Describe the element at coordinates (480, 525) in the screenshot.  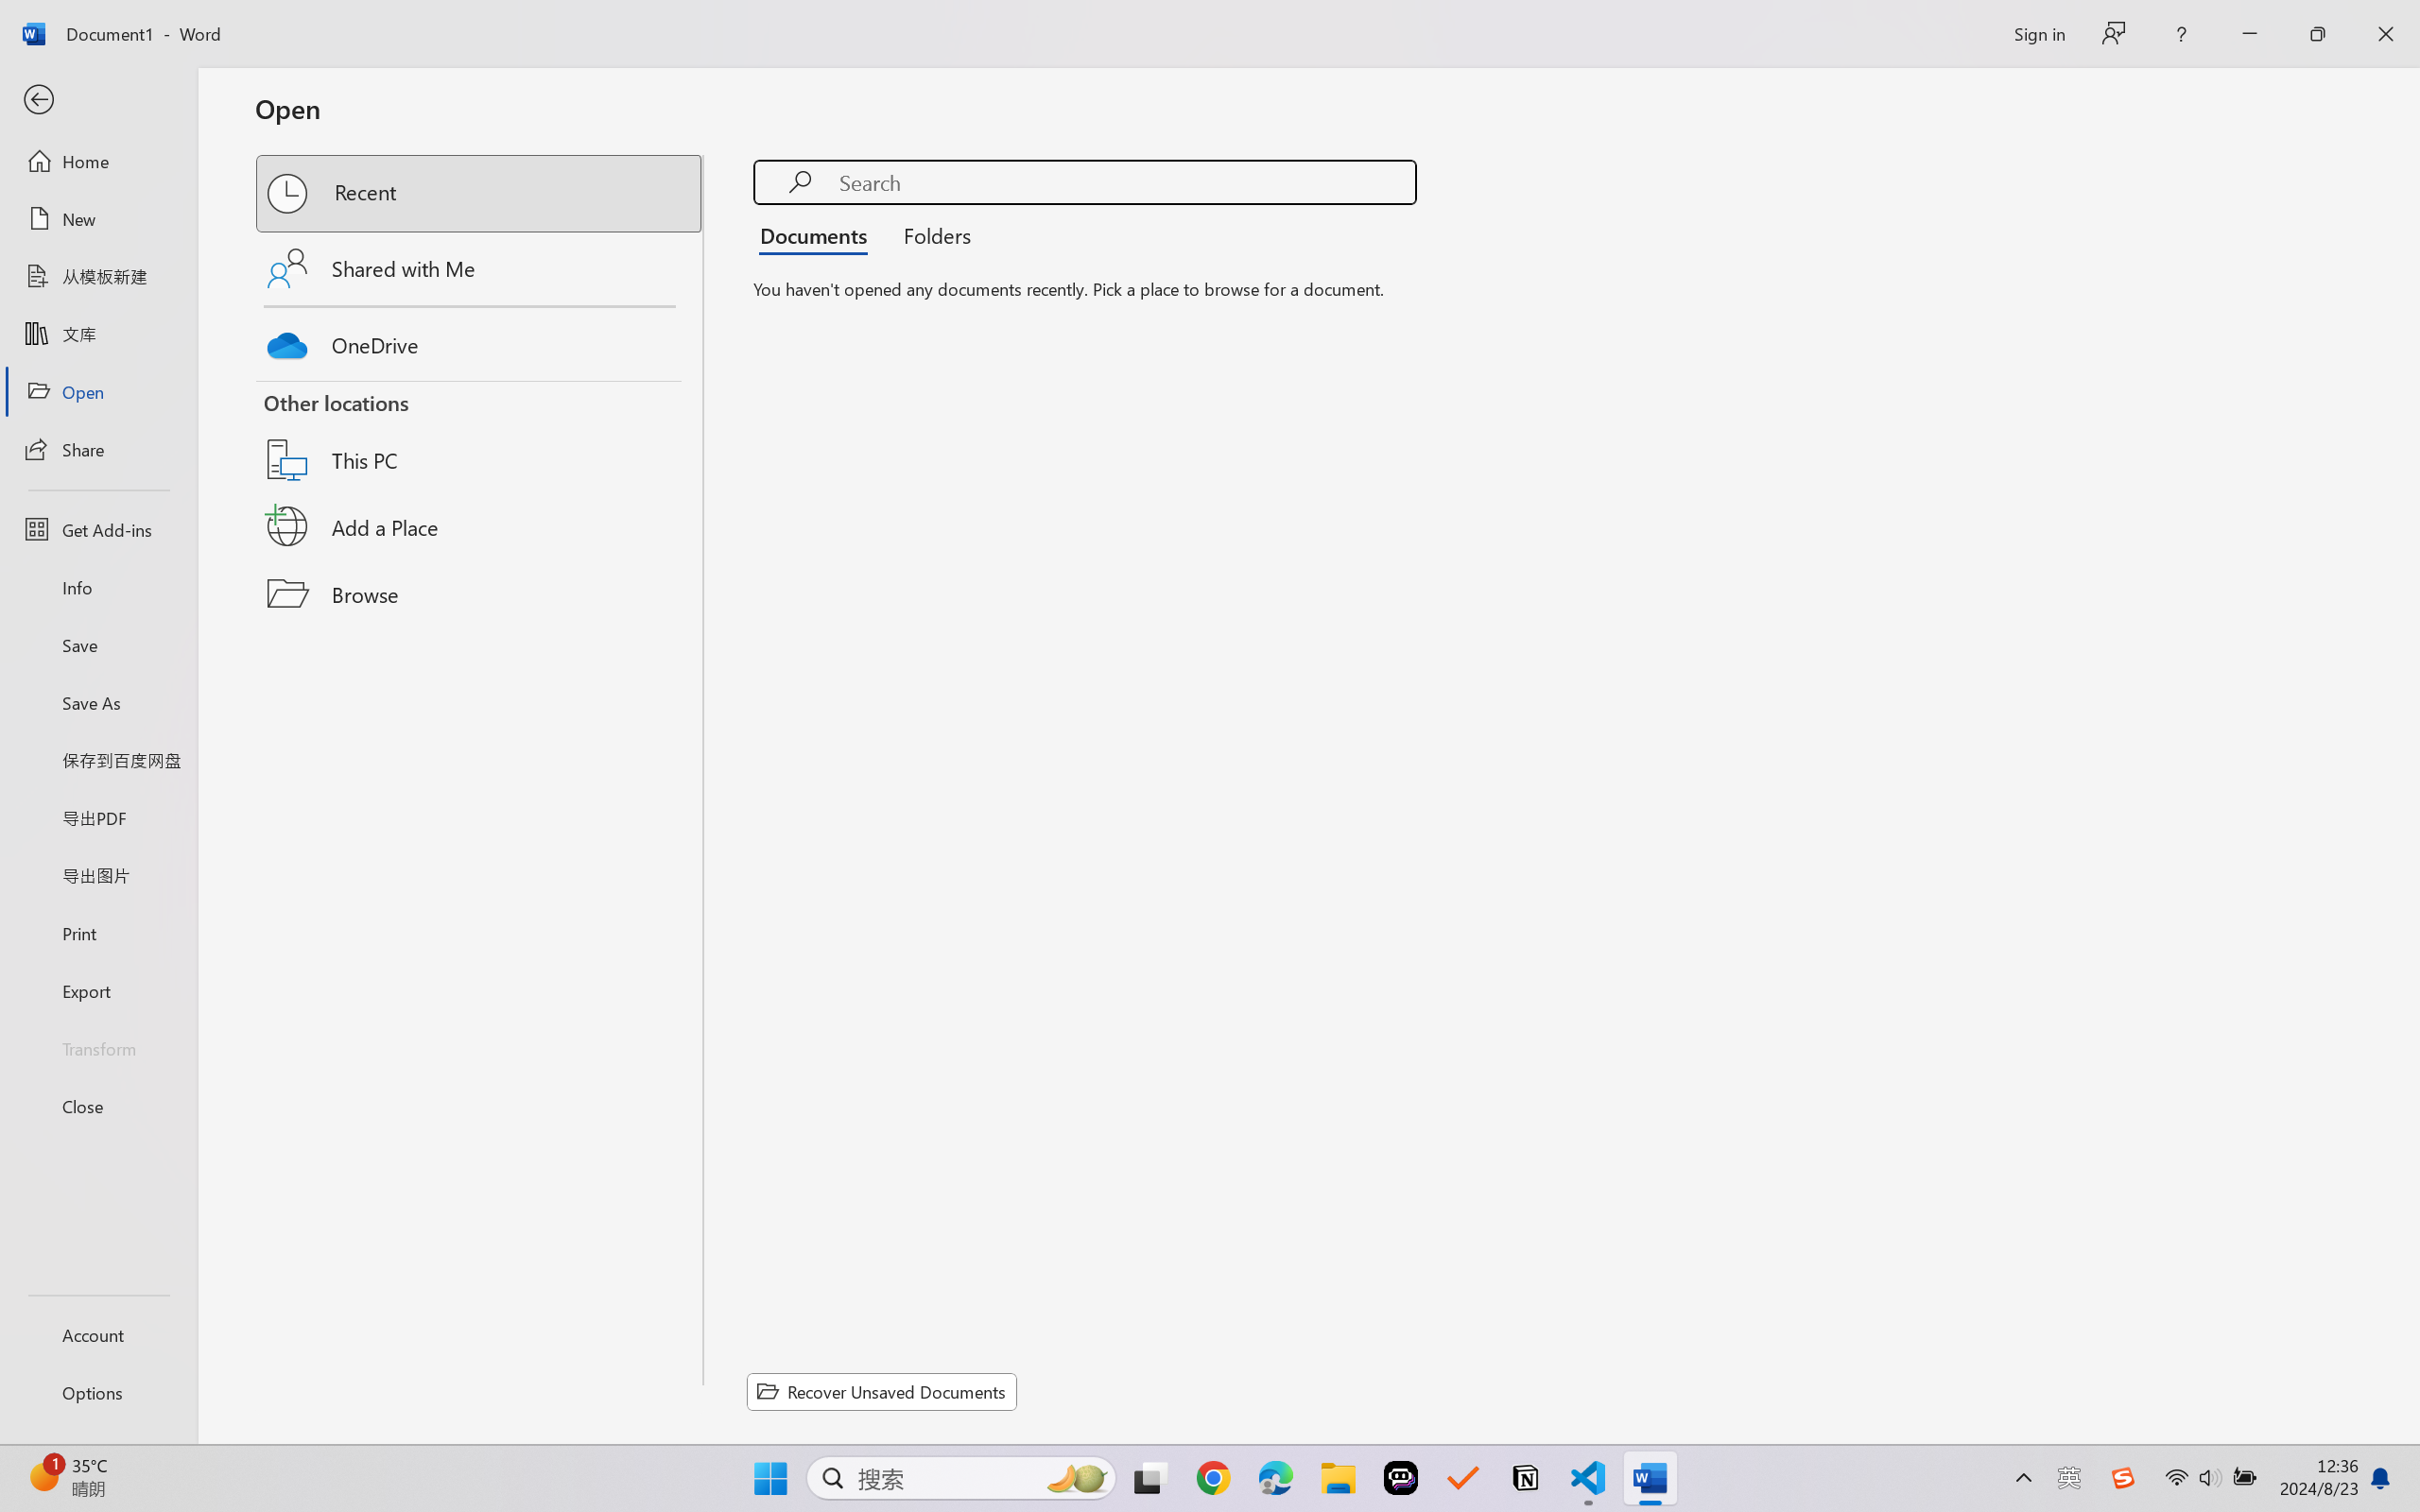
I see `'Add a Place'` at that location.